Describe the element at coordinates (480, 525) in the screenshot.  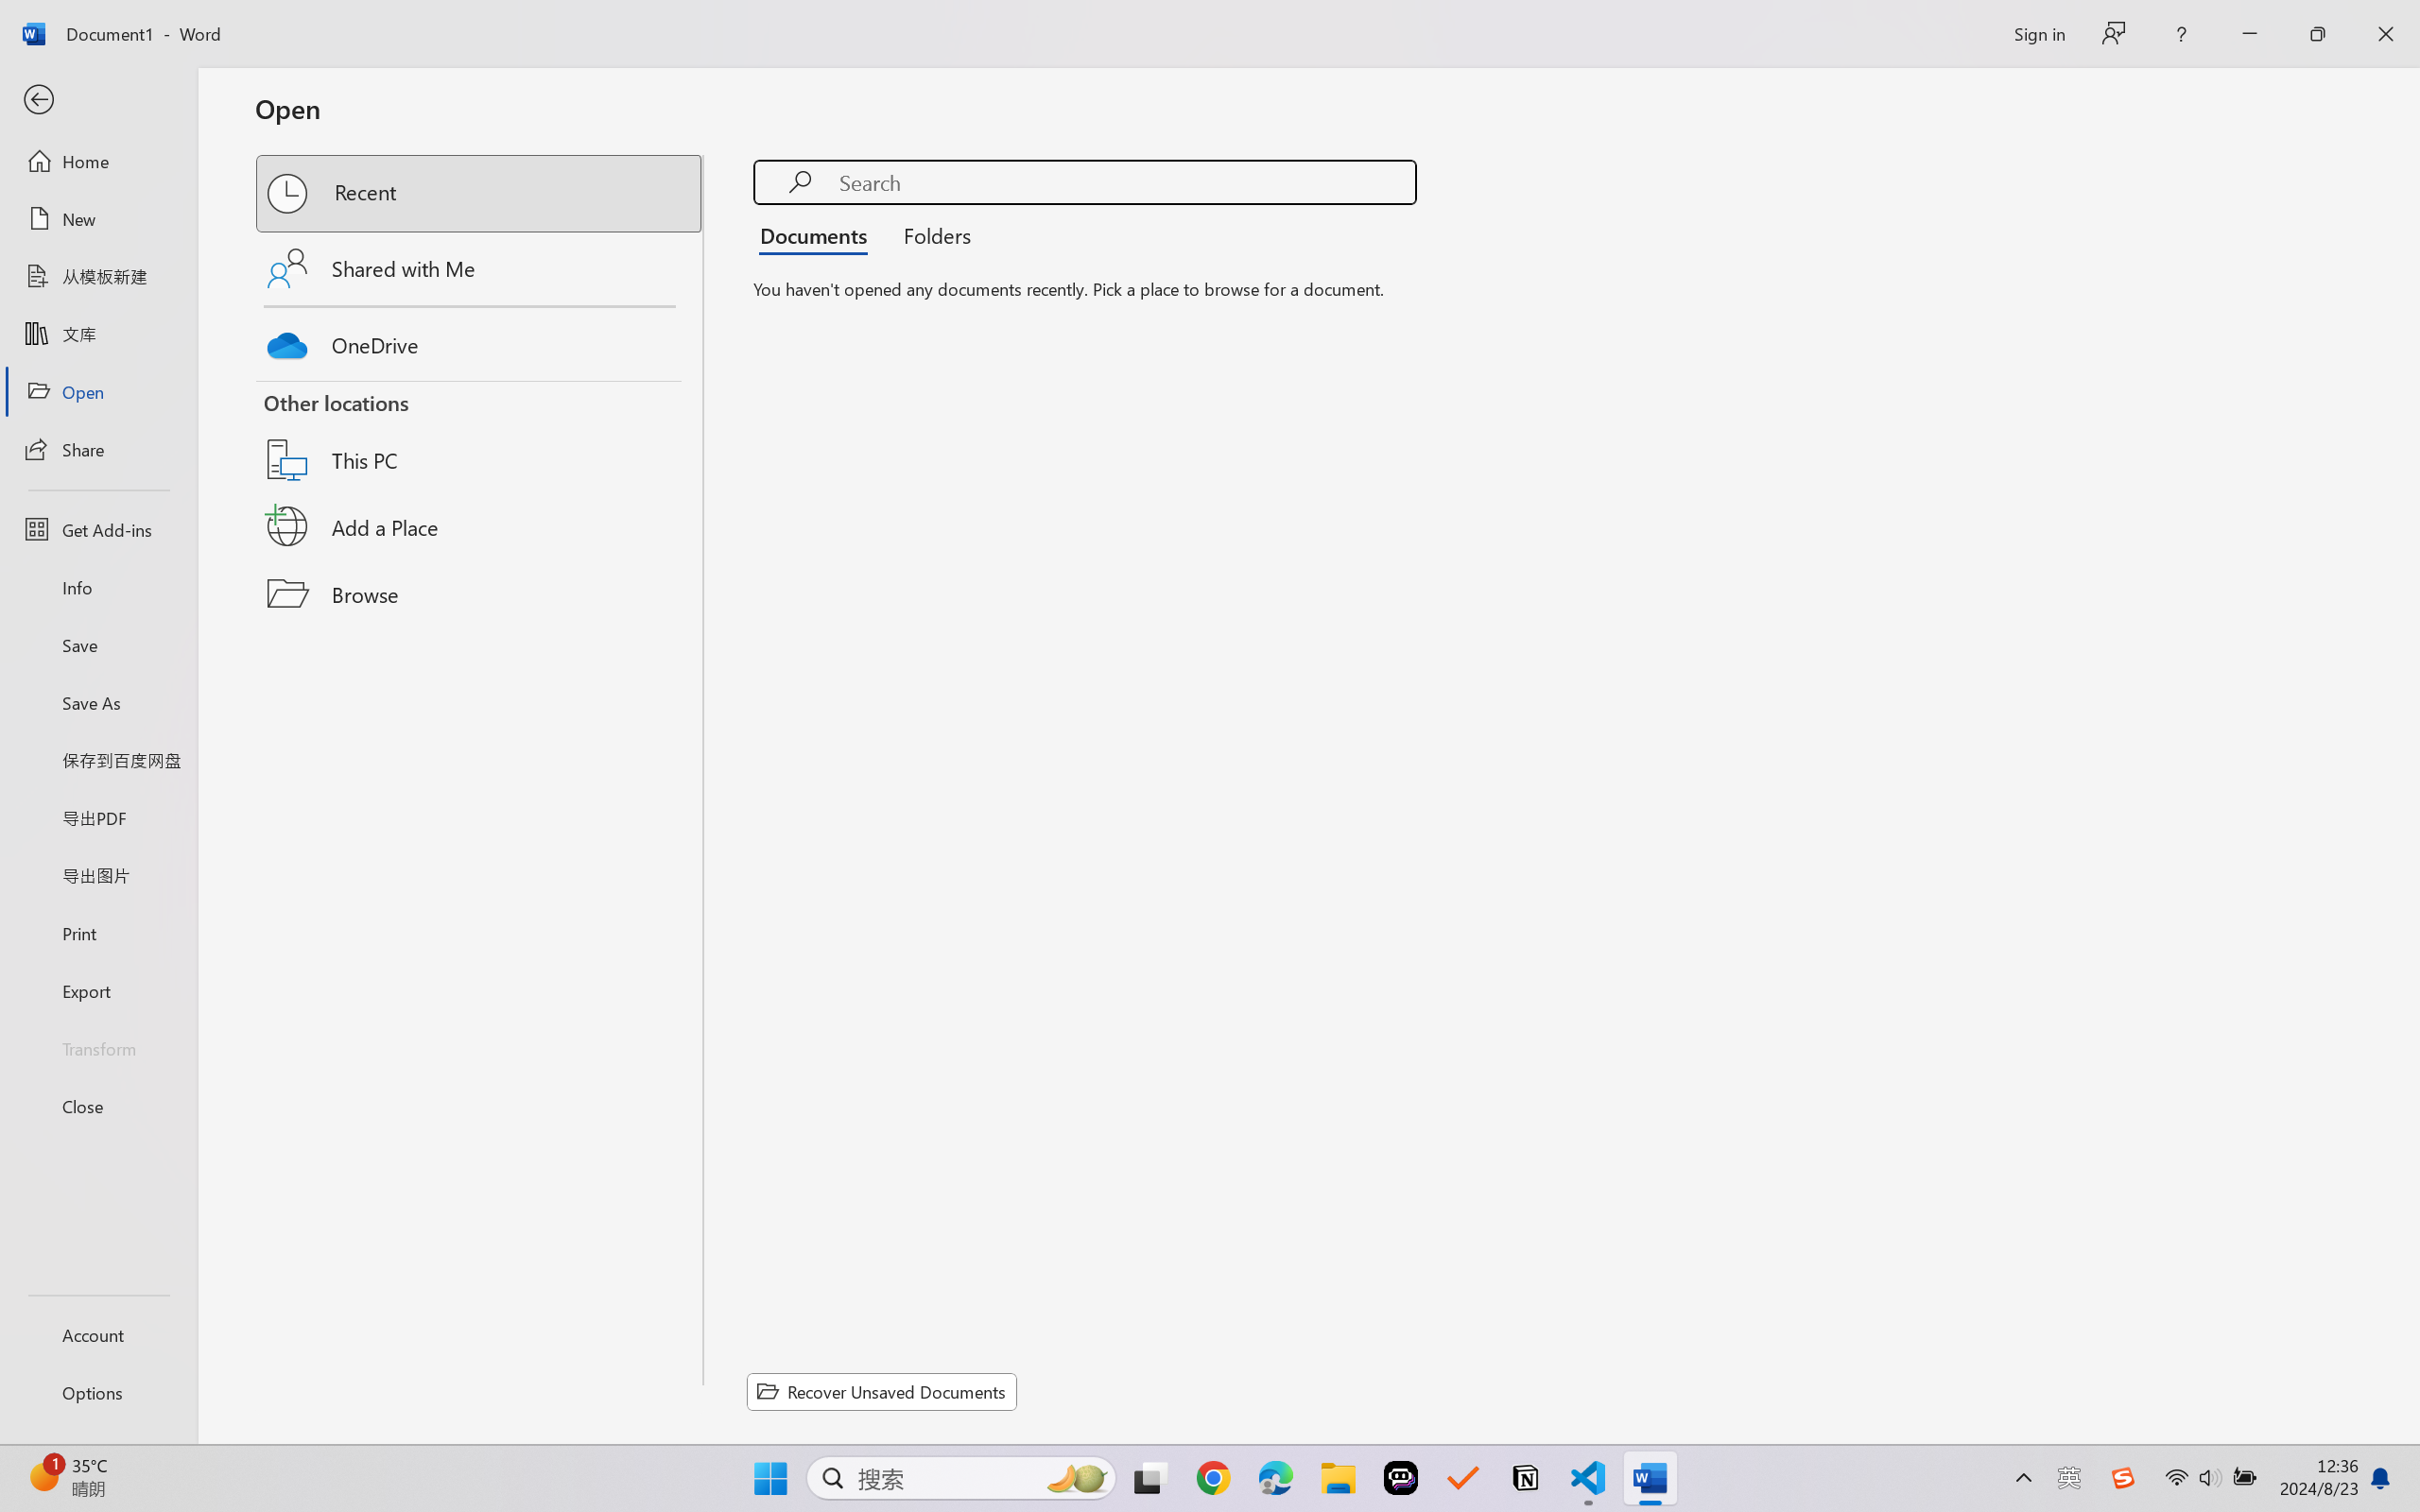
I see `'Add a Place'` at that location.